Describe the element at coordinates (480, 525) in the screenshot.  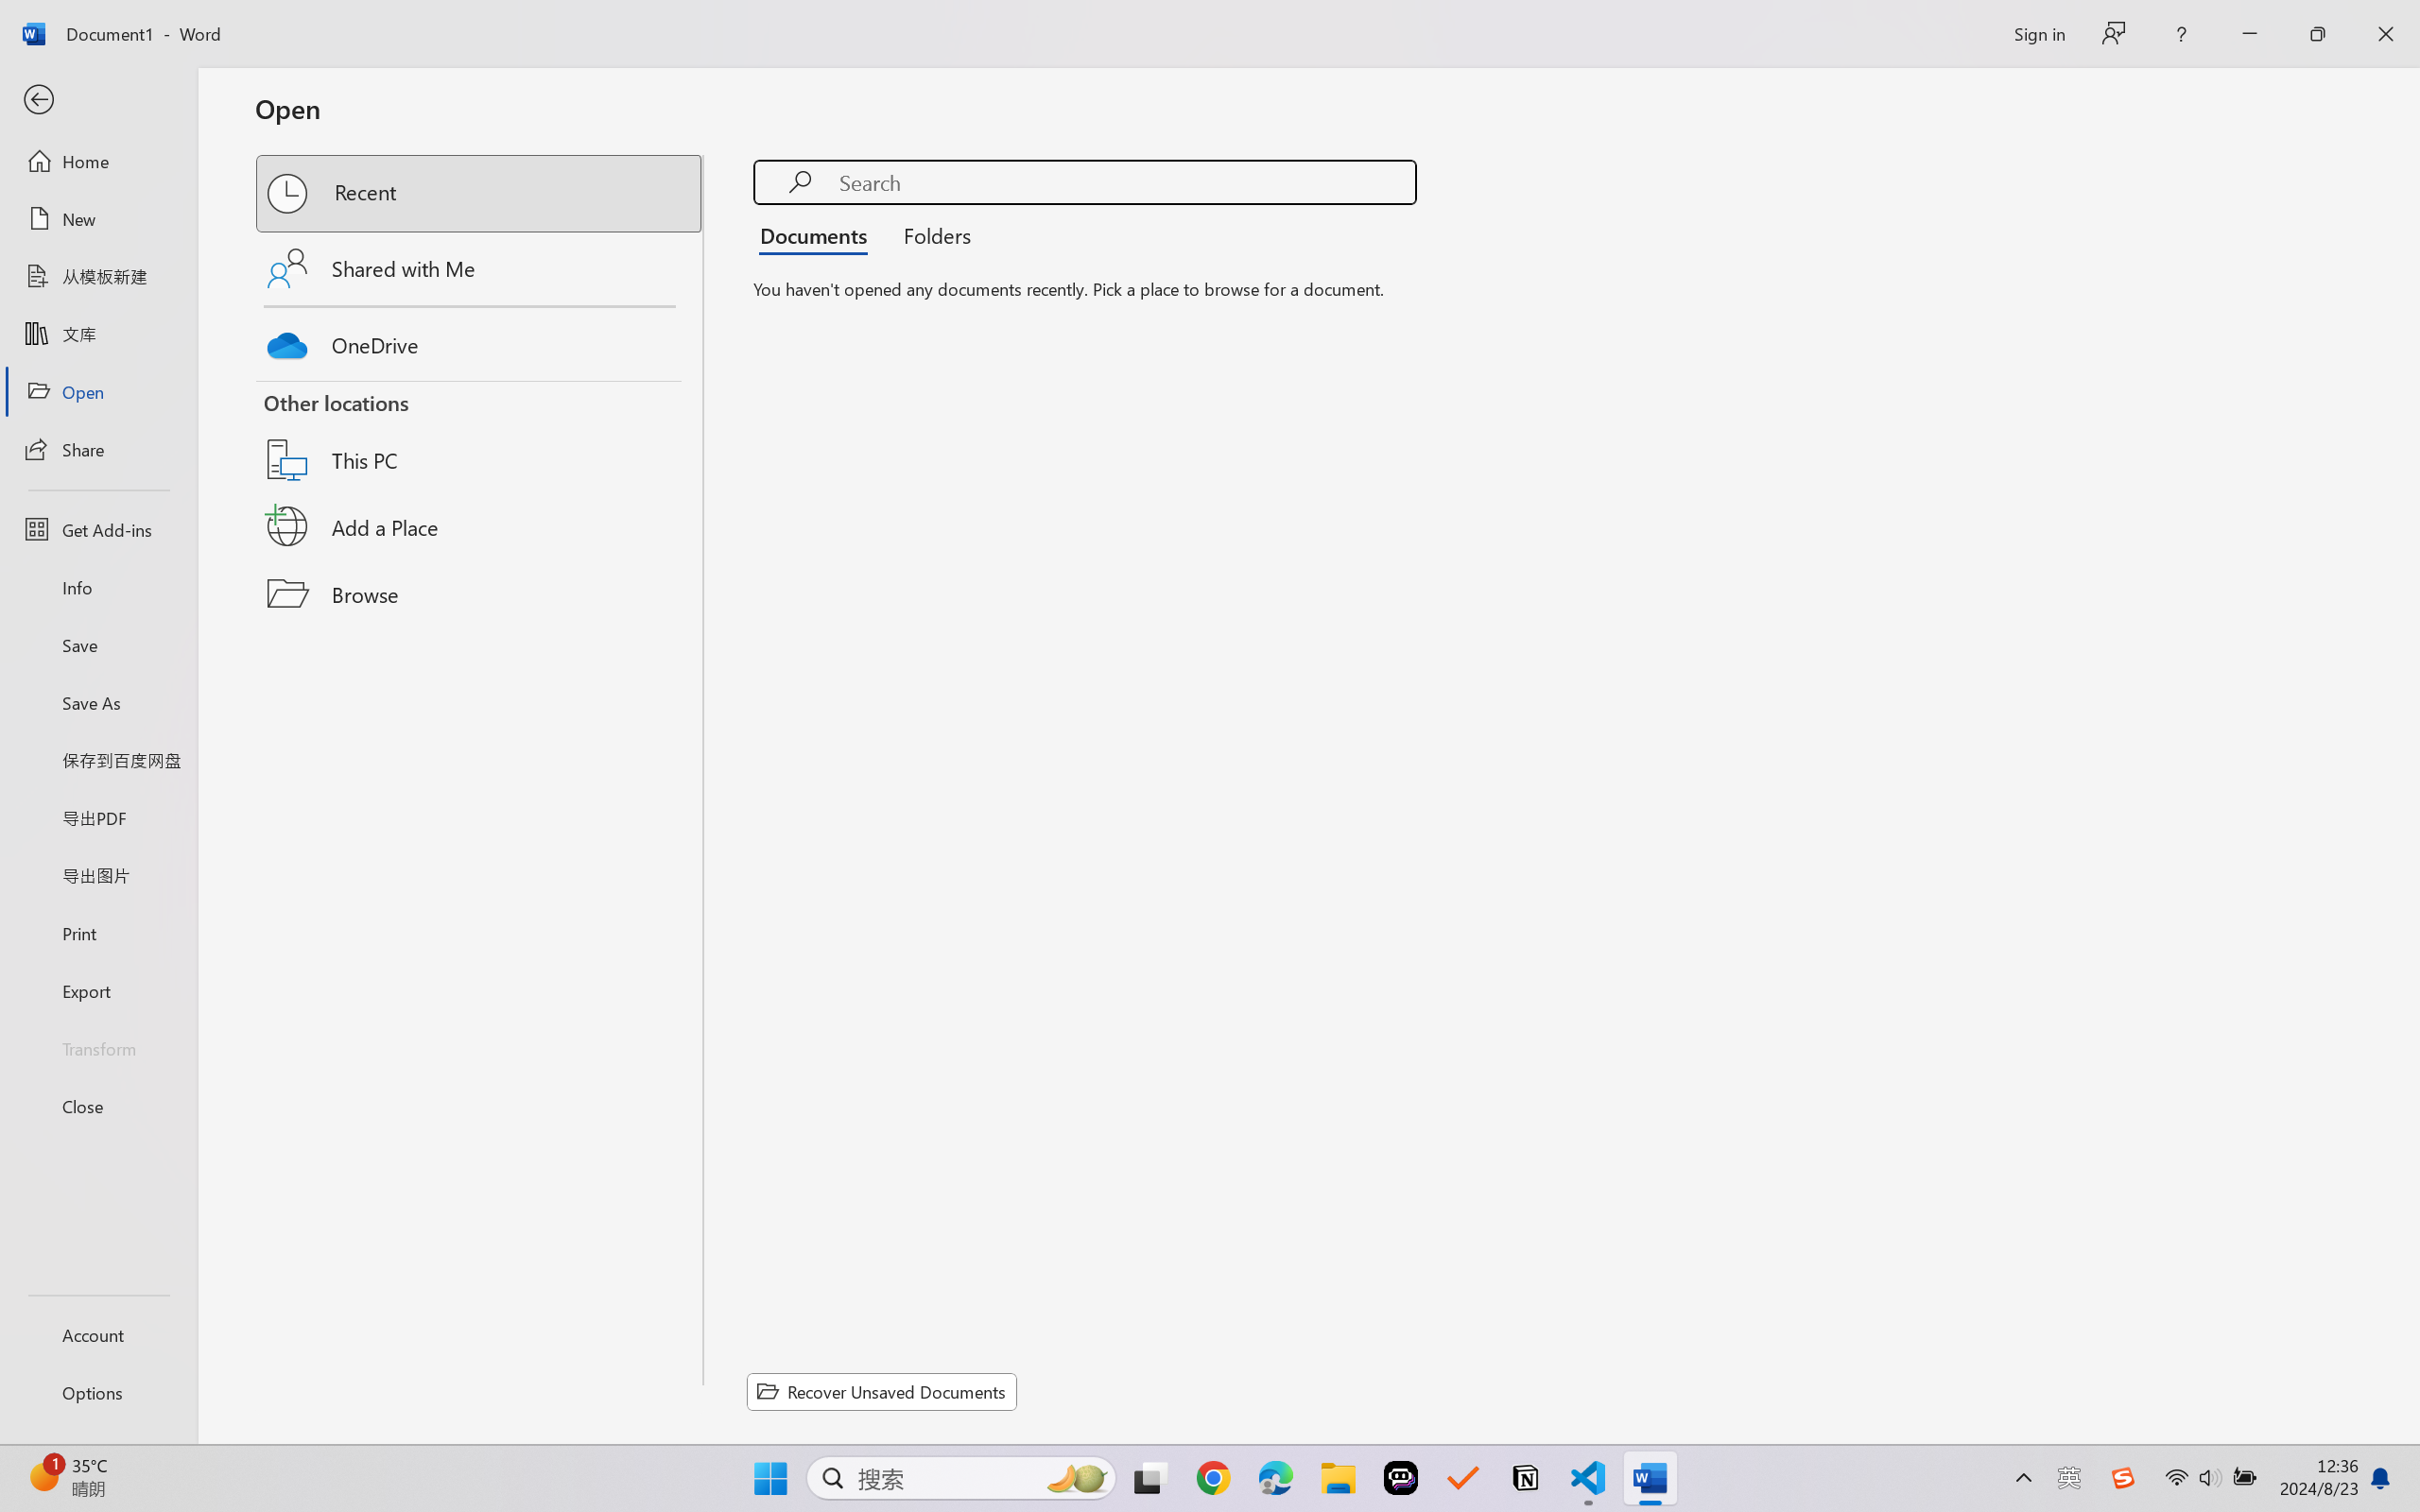
I see `'Add a Place'` at that location.